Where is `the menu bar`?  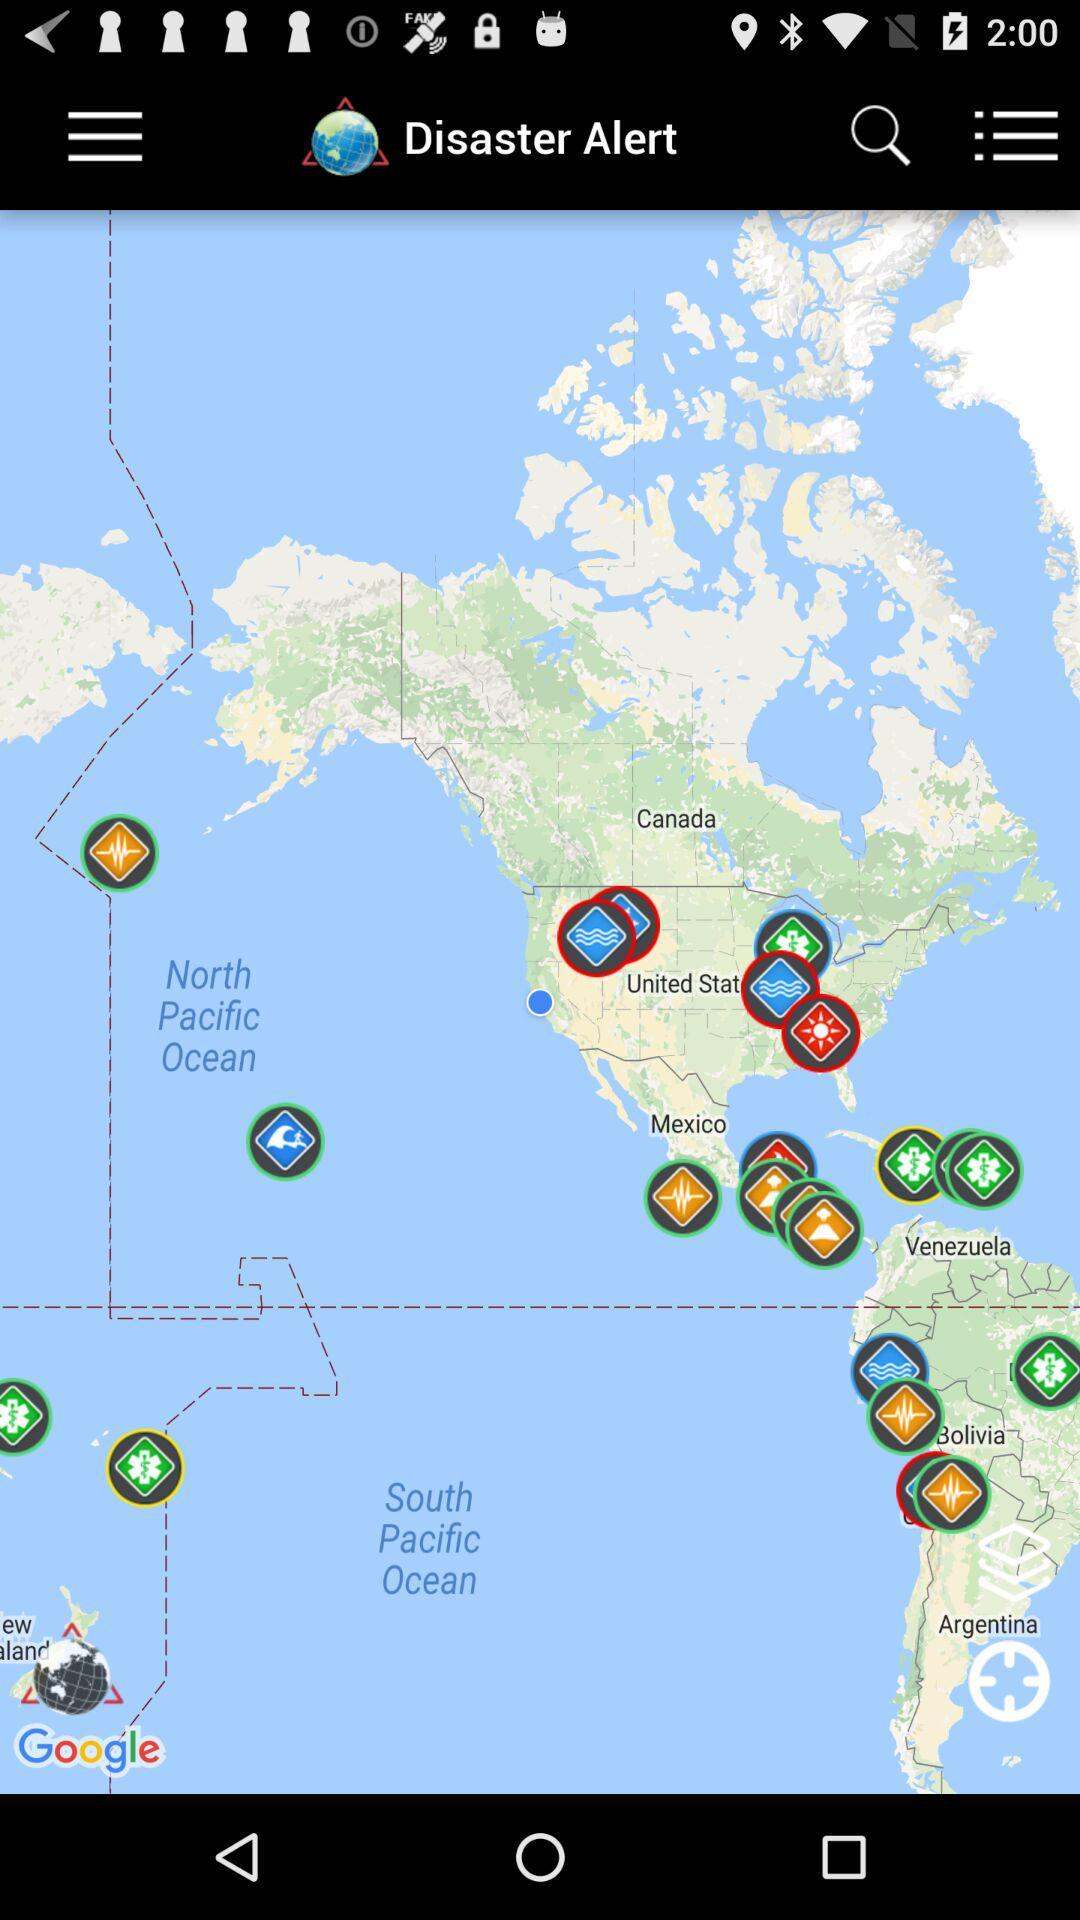 the menu bar is located at coordinates (105, 135).